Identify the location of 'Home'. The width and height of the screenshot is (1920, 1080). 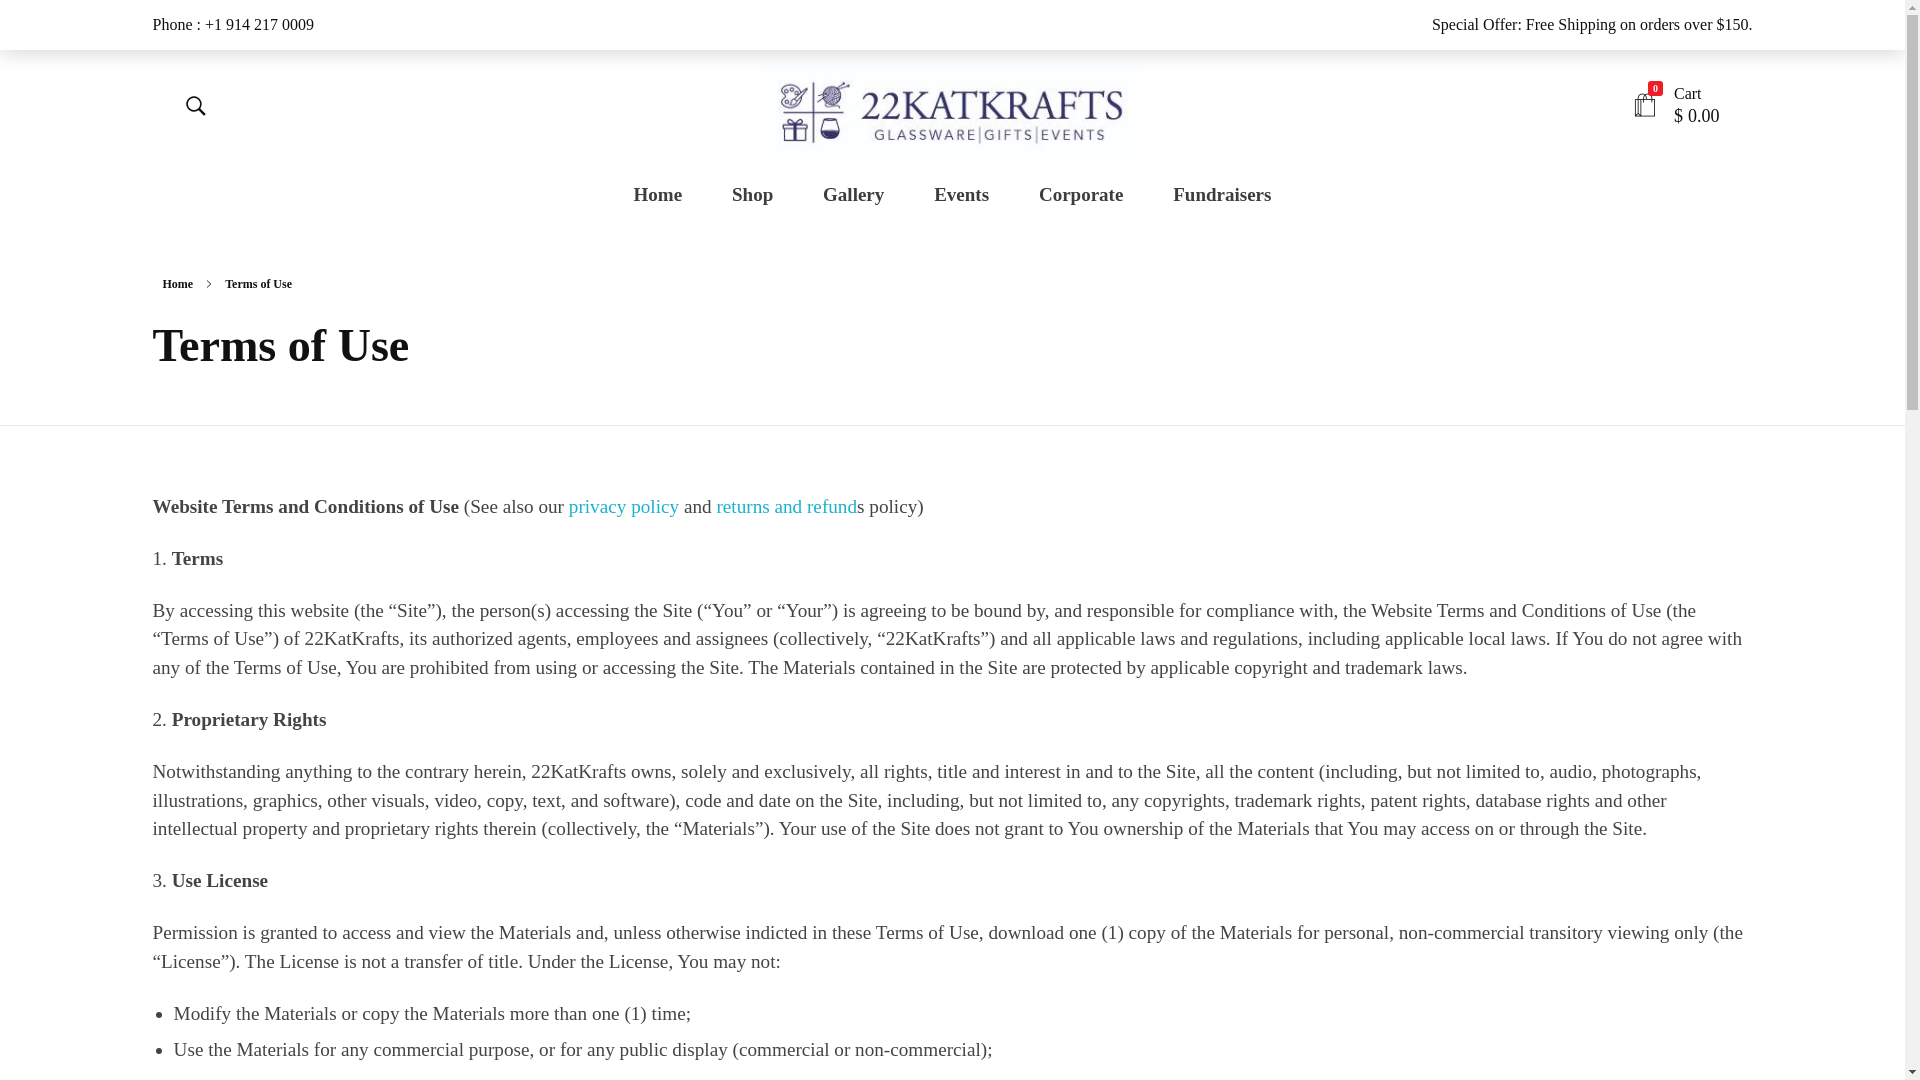
(670, 195).